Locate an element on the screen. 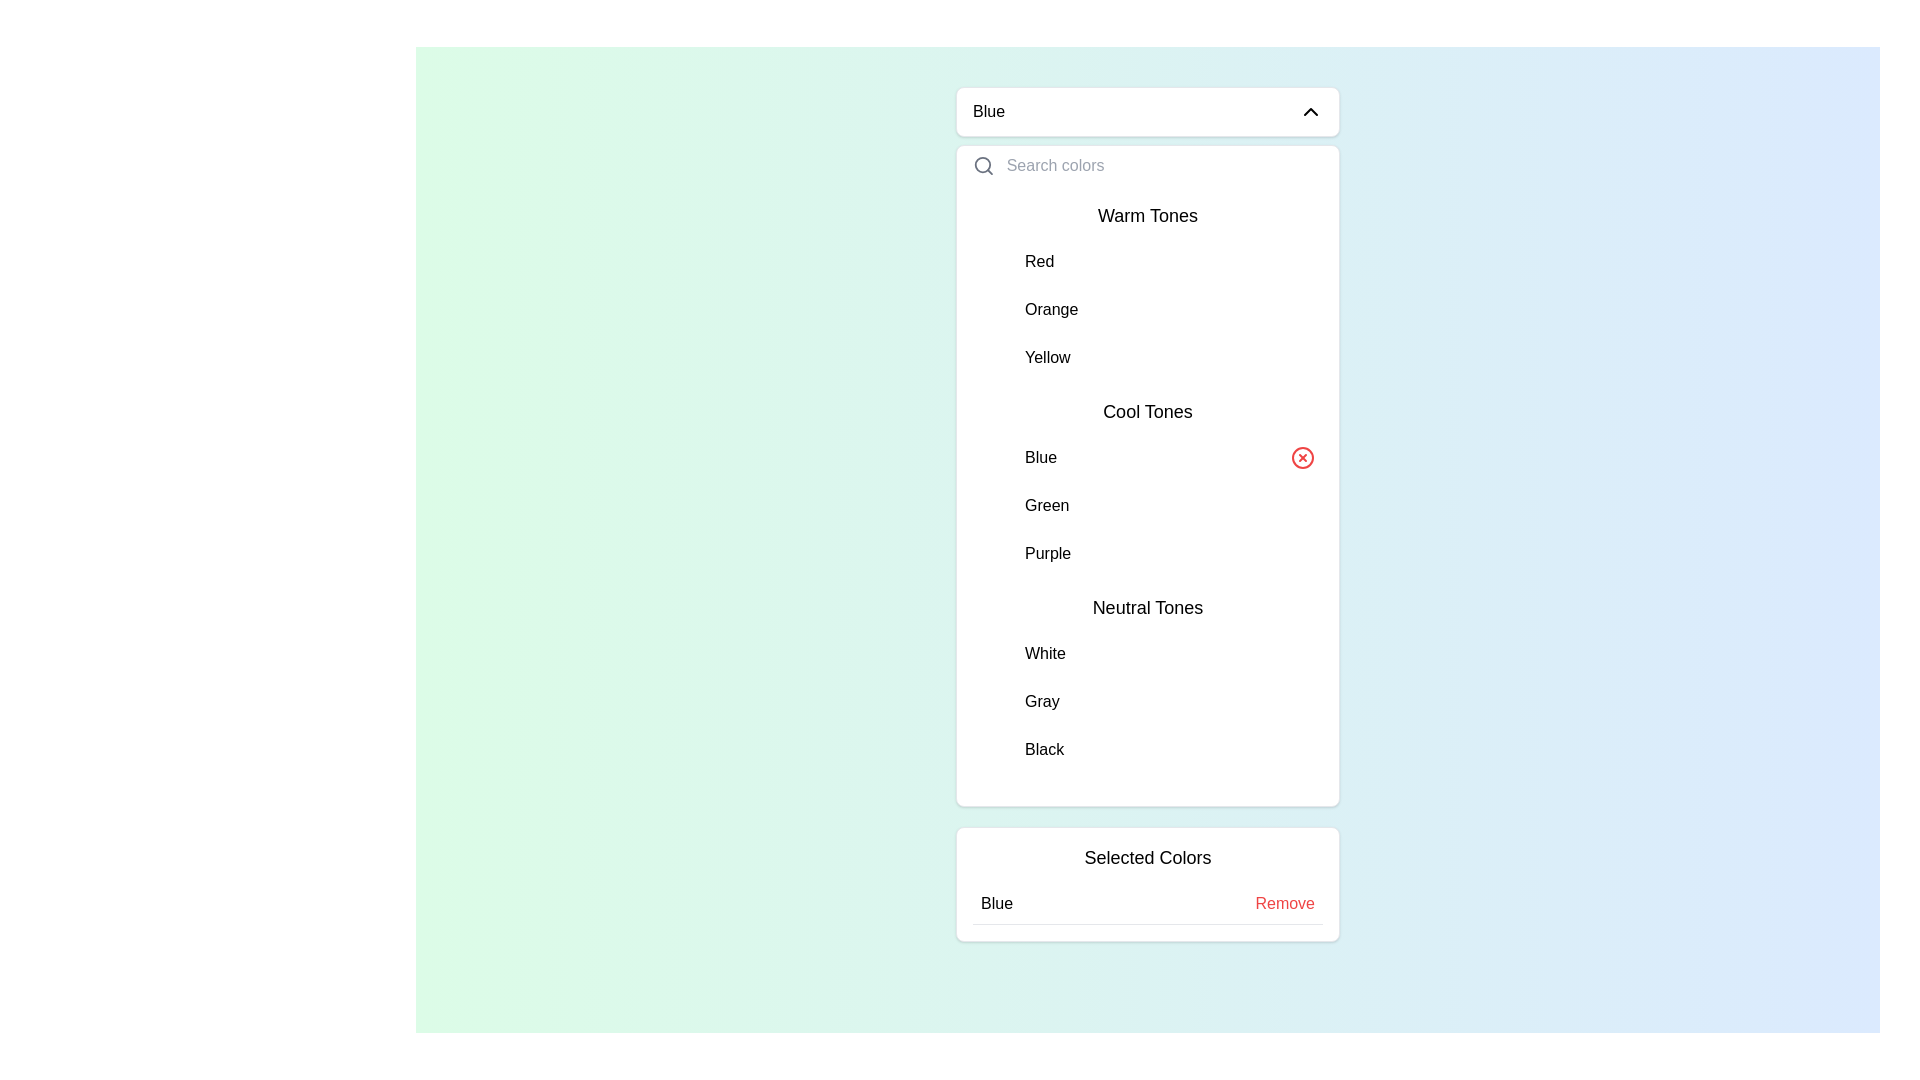  the 'Orange' option in the button-like list item component located under 'Warm Tones' is located at coordinates (1147, 309).